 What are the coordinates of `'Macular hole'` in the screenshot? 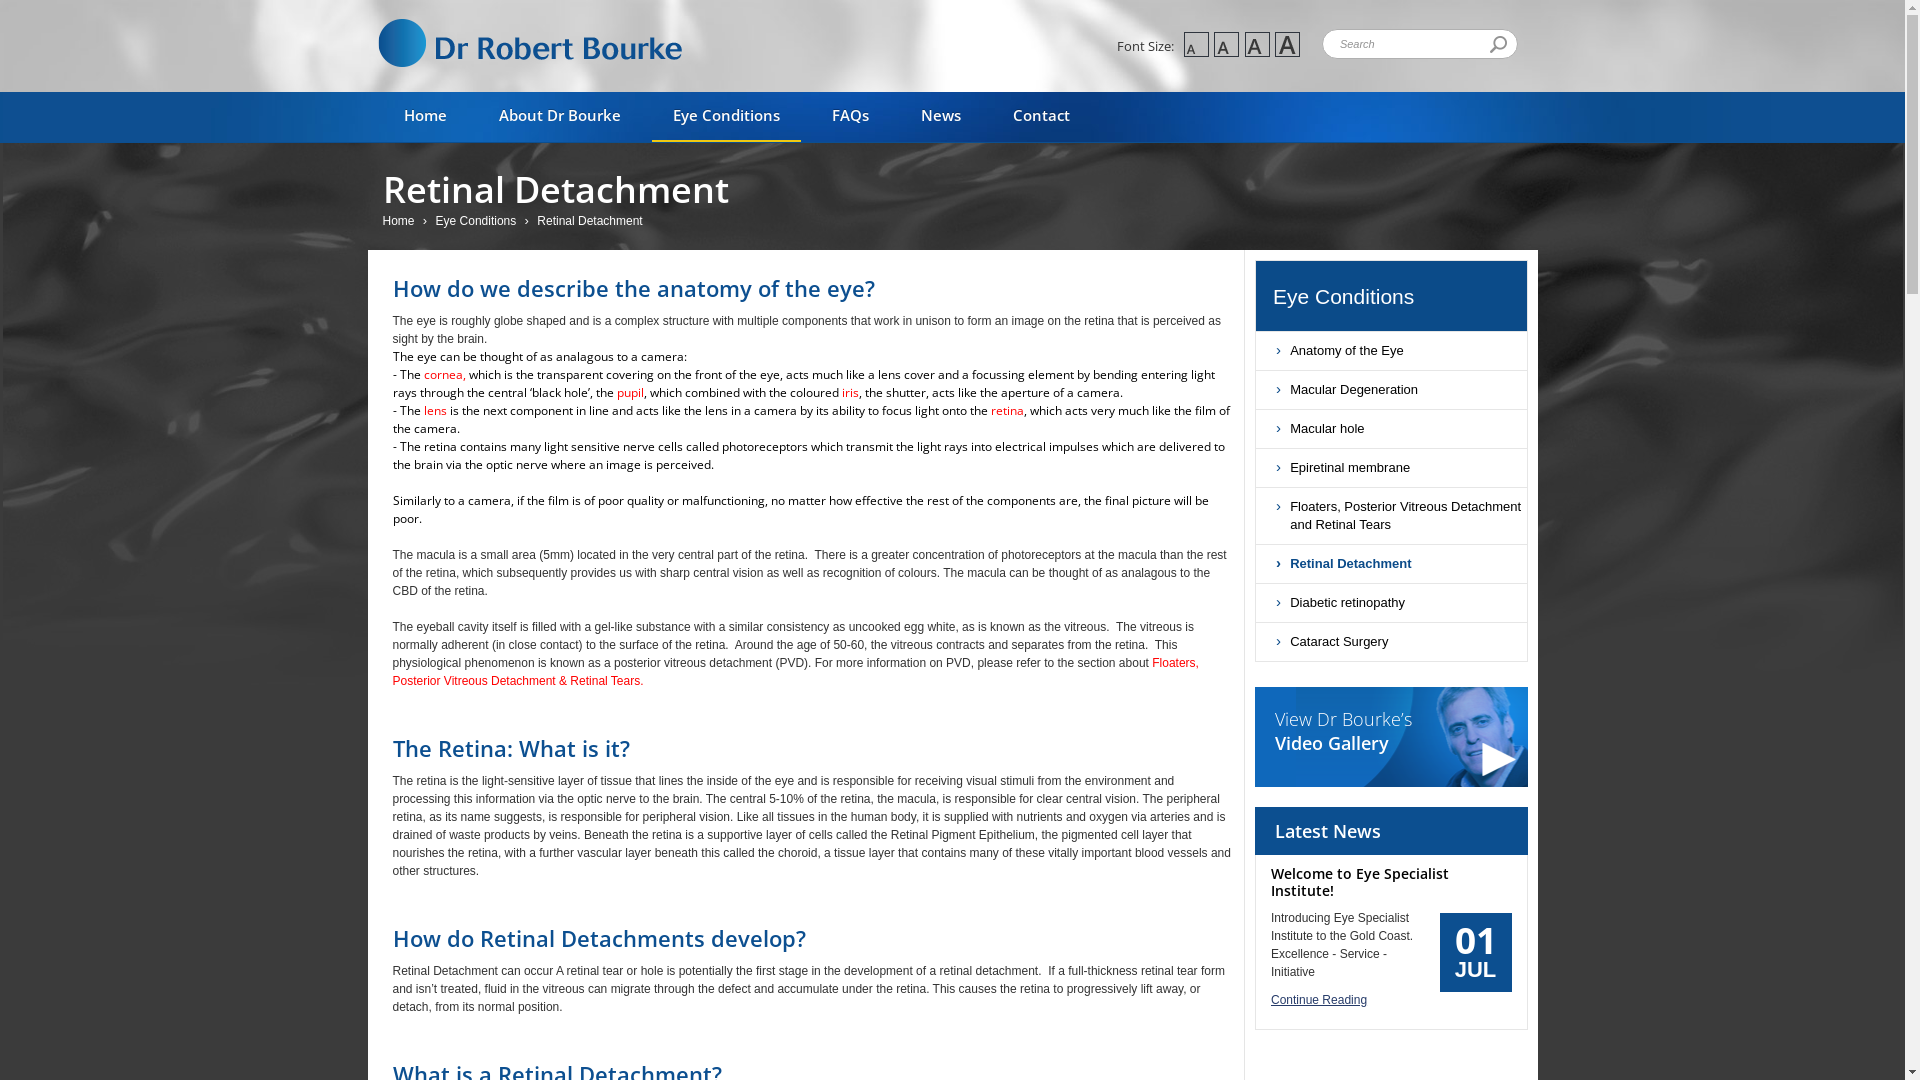 It's located at (1255, 427).